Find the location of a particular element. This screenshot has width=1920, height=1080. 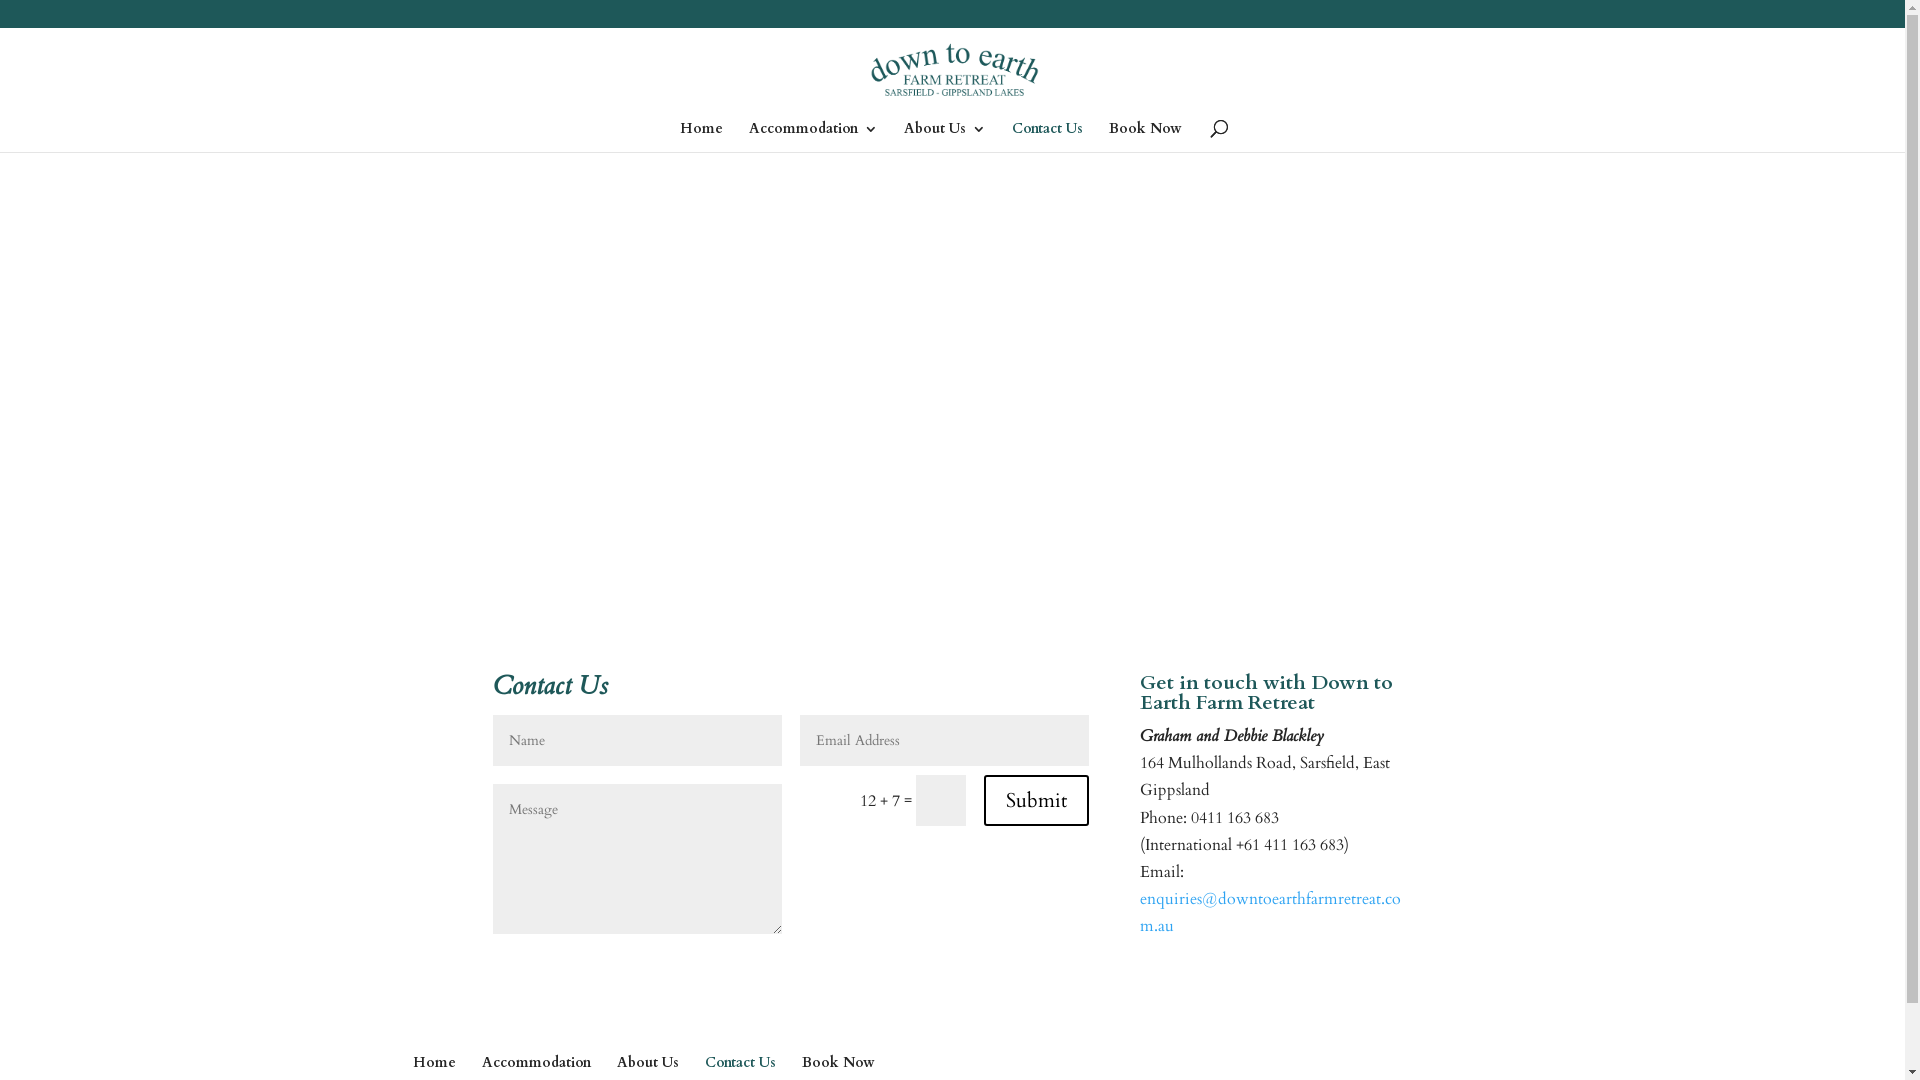

'Accommodation' is located at coordinates (536, 1061).